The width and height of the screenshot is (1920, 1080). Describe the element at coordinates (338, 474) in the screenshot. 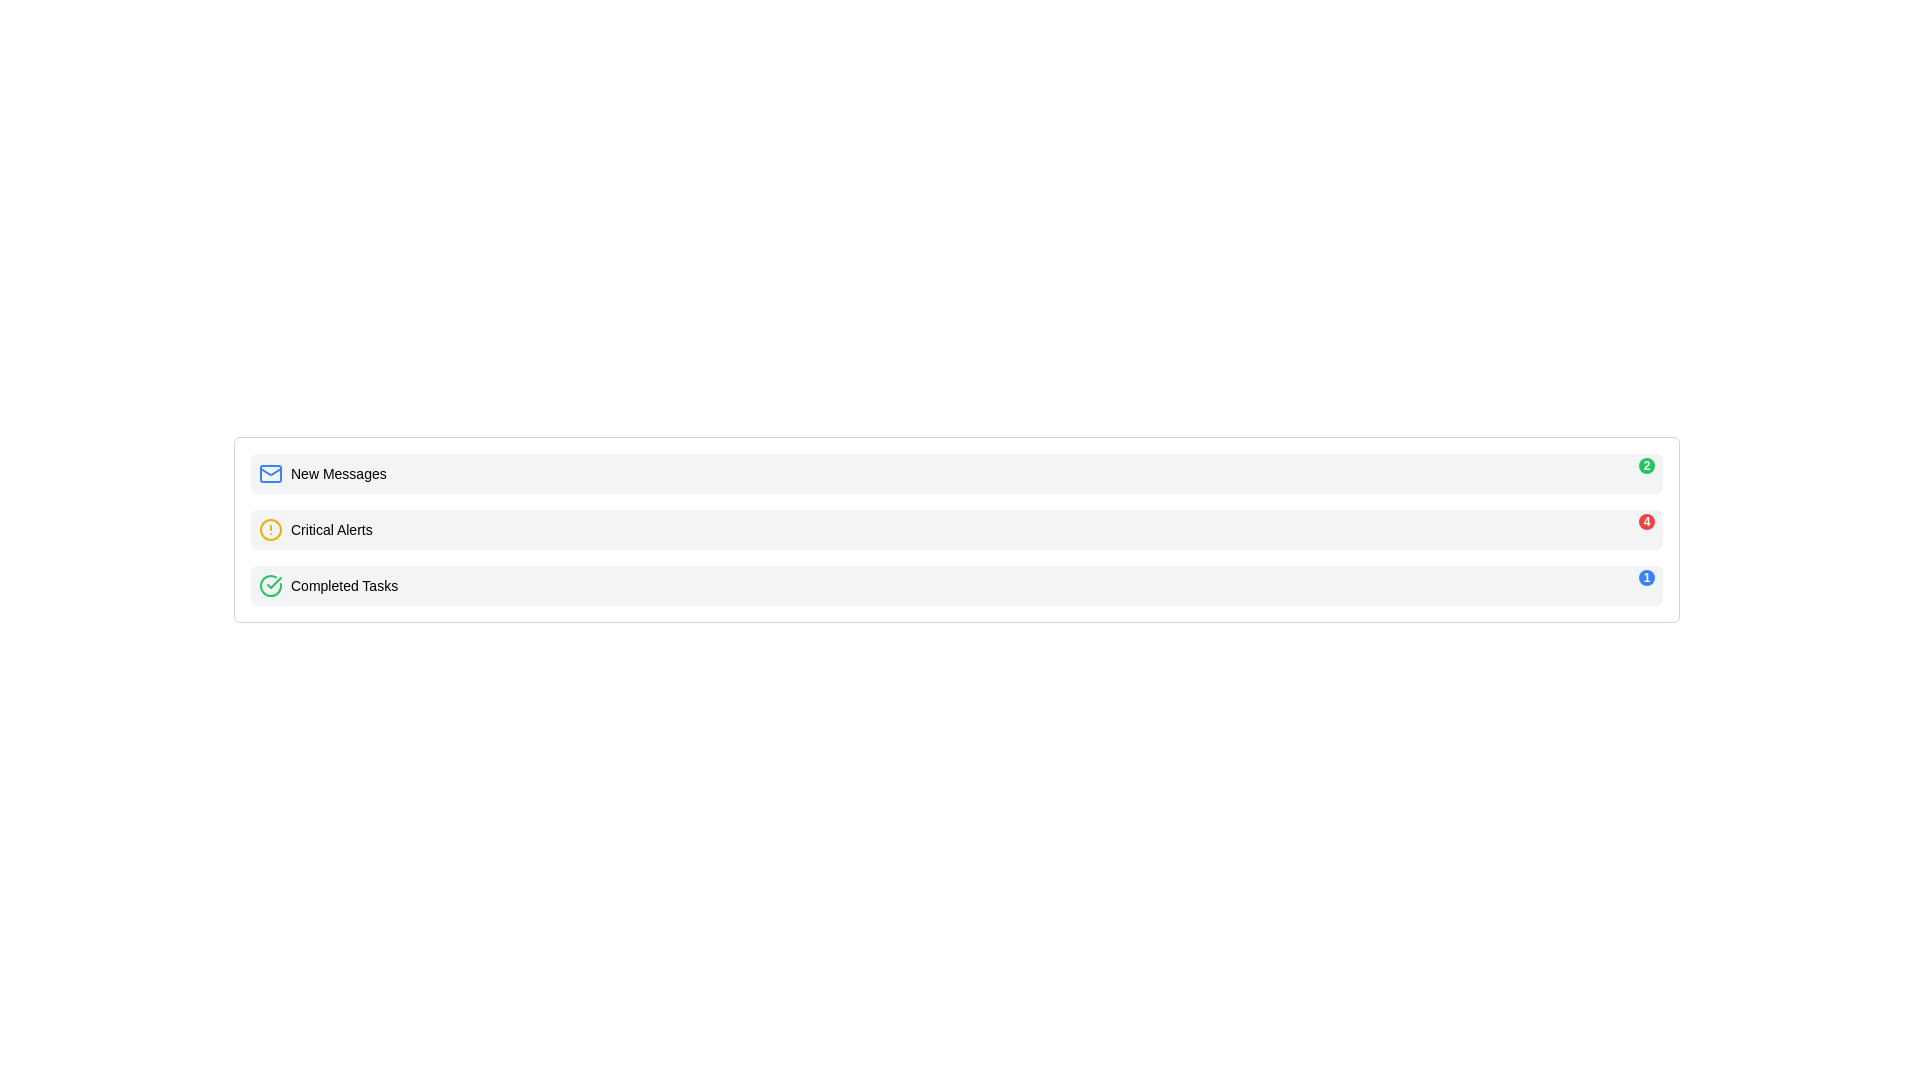

I see `text of the 'New Messages' label, which is styled in black and positioned next to a blue mail icon` at that location.